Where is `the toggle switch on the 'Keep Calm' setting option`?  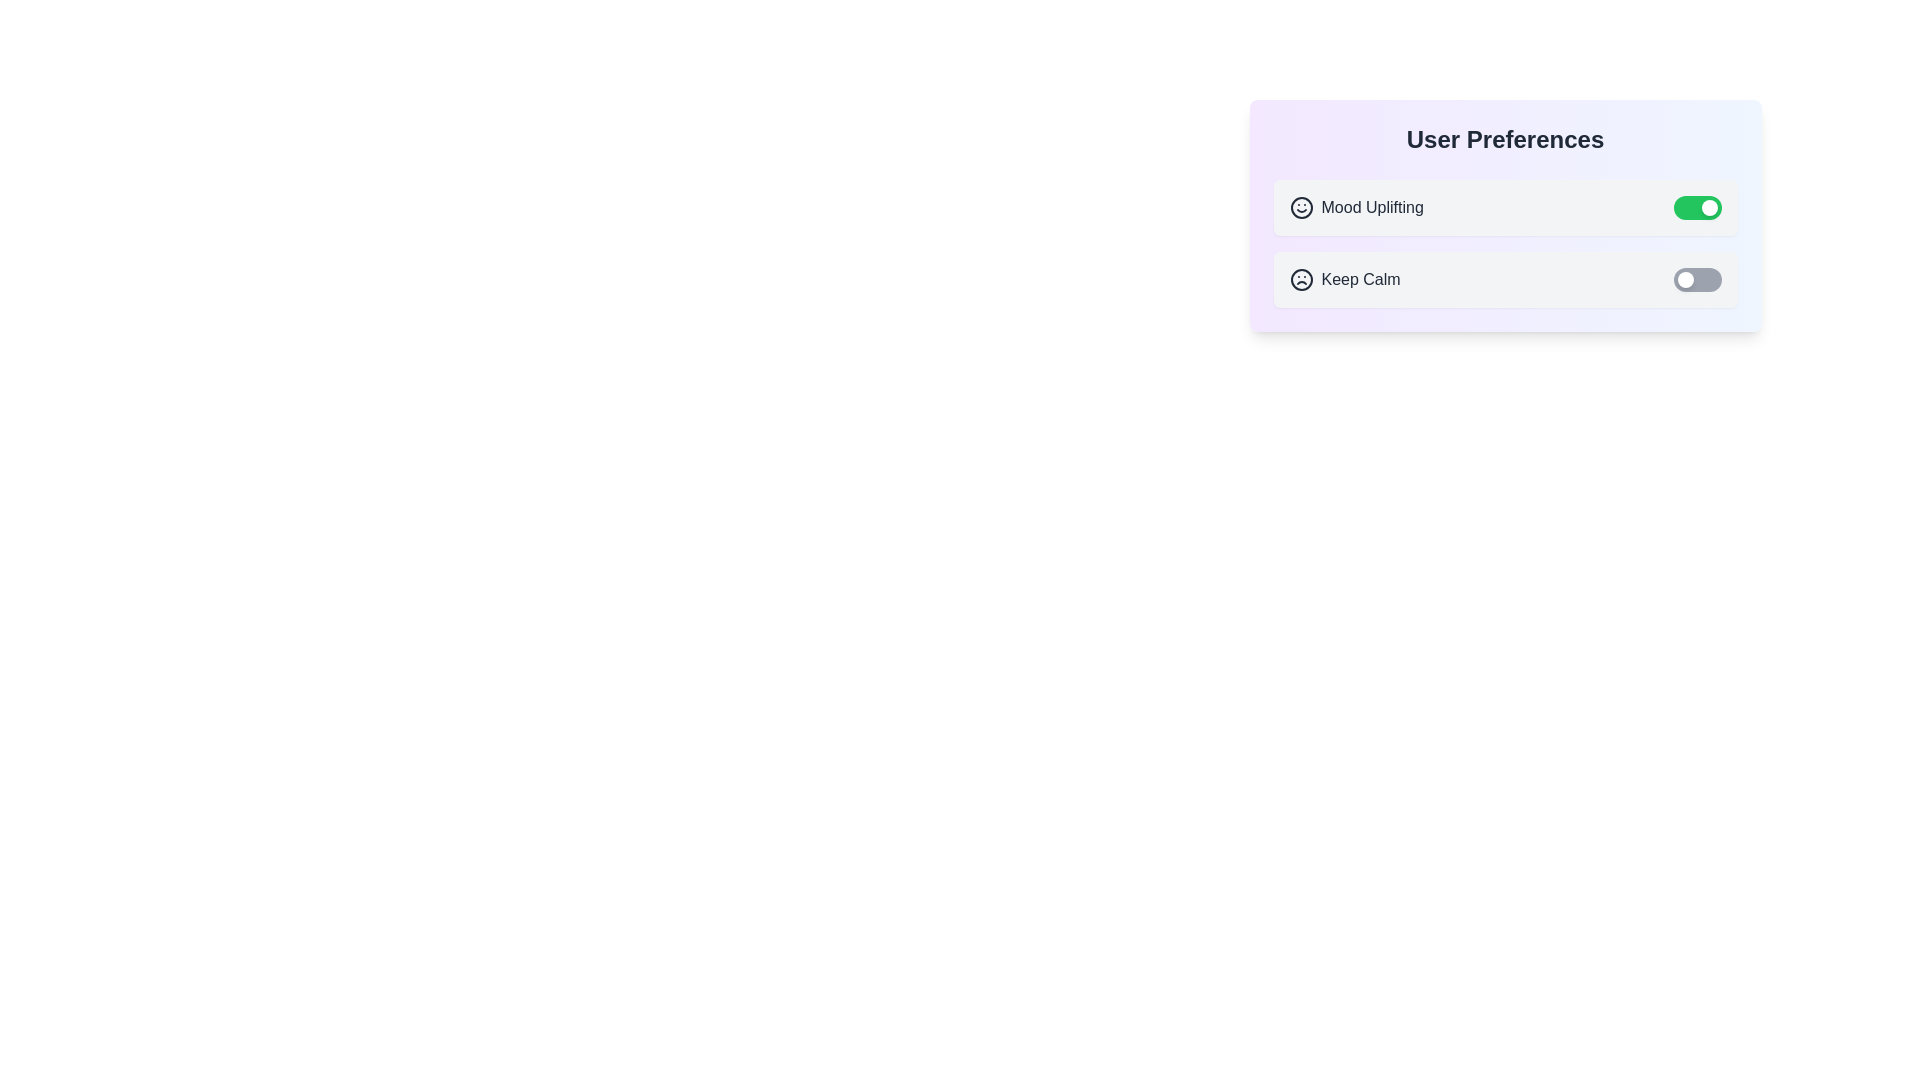
the toggle switch on the 'Keep Calm' setting option is located at coordinates (1505, 280).